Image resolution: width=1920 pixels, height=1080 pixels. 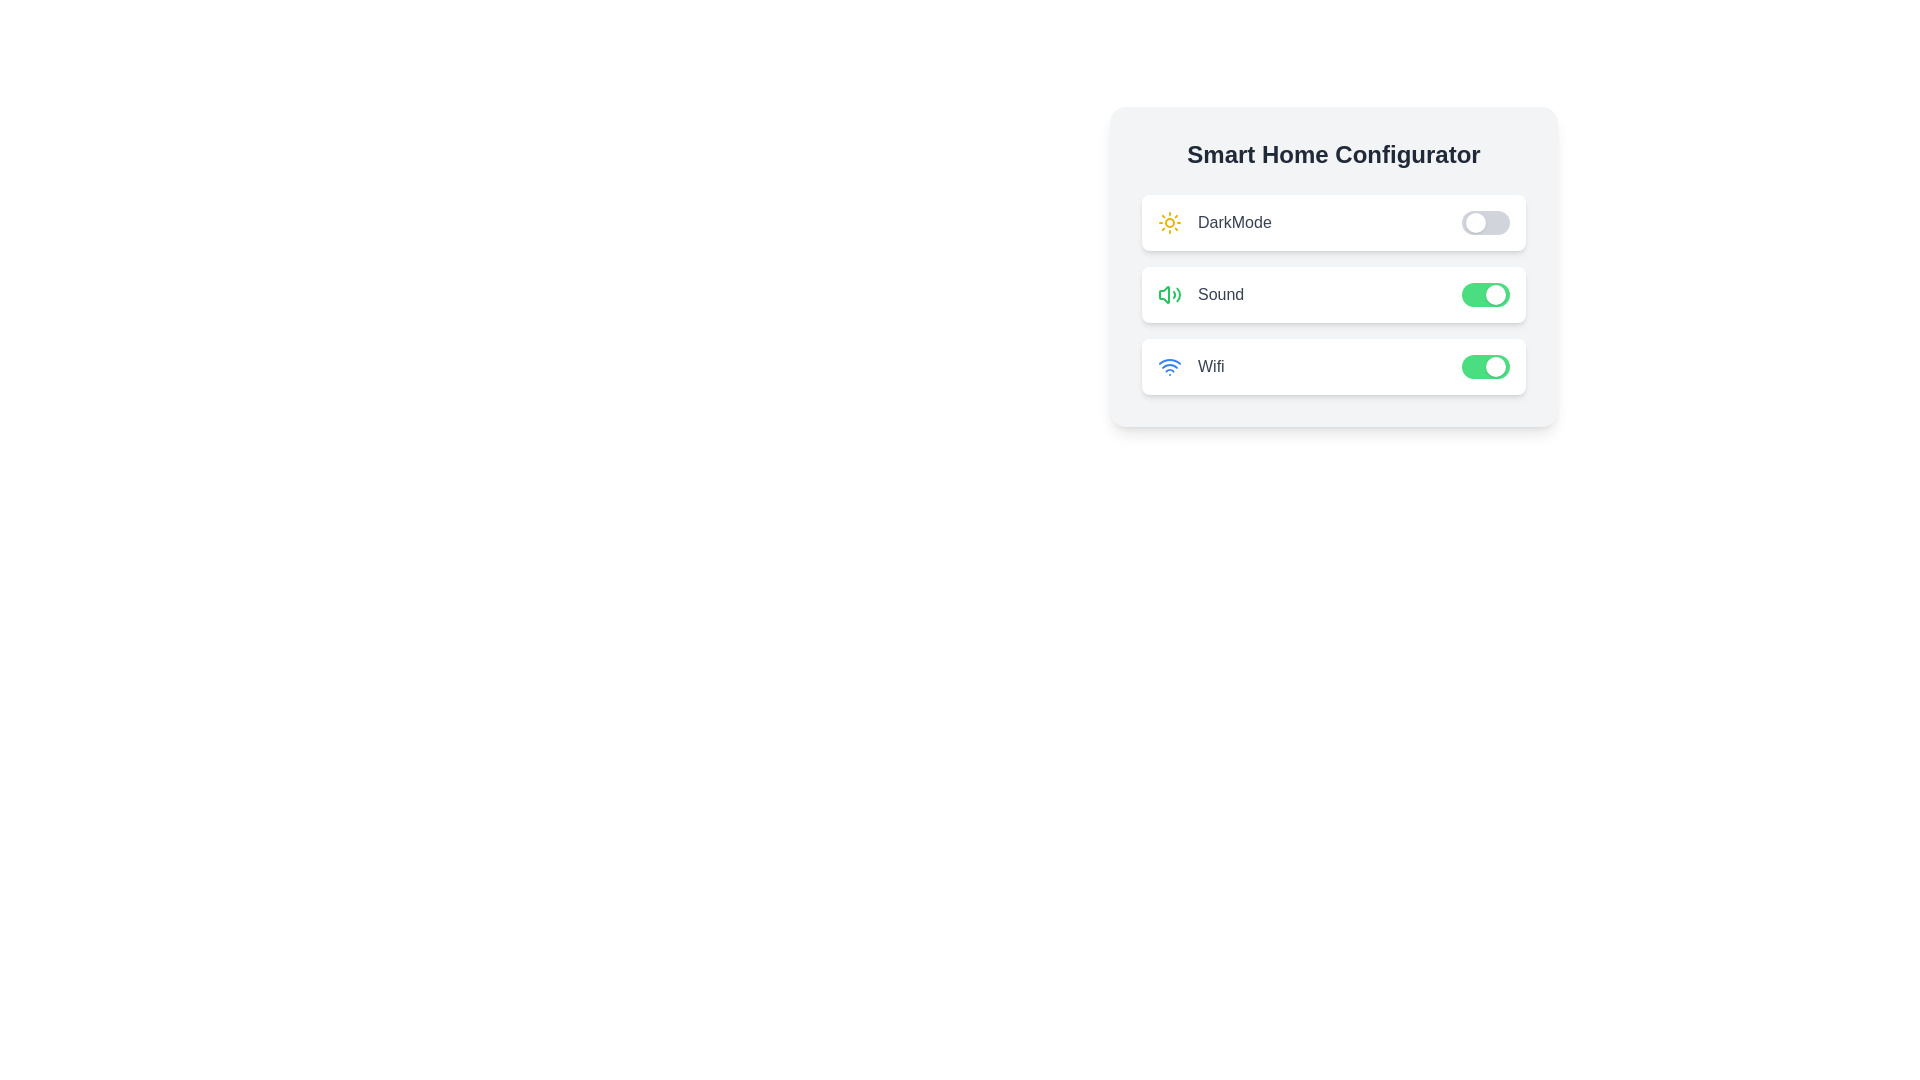 I want to click on the toggle switch located to the far right of the 'Sound' label, so click(x=1486, y=294).